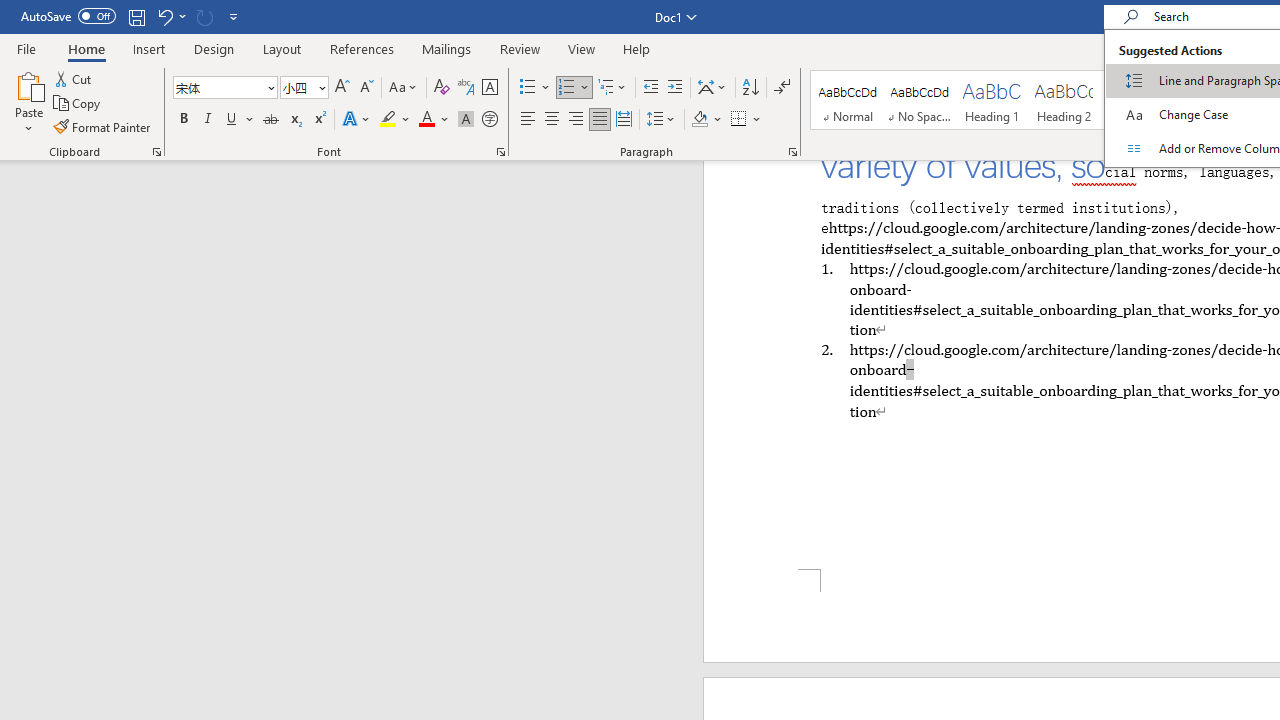  Describe the element at coordinates (749, 86) in the screenshot. I see `'Sort...'` at that location.